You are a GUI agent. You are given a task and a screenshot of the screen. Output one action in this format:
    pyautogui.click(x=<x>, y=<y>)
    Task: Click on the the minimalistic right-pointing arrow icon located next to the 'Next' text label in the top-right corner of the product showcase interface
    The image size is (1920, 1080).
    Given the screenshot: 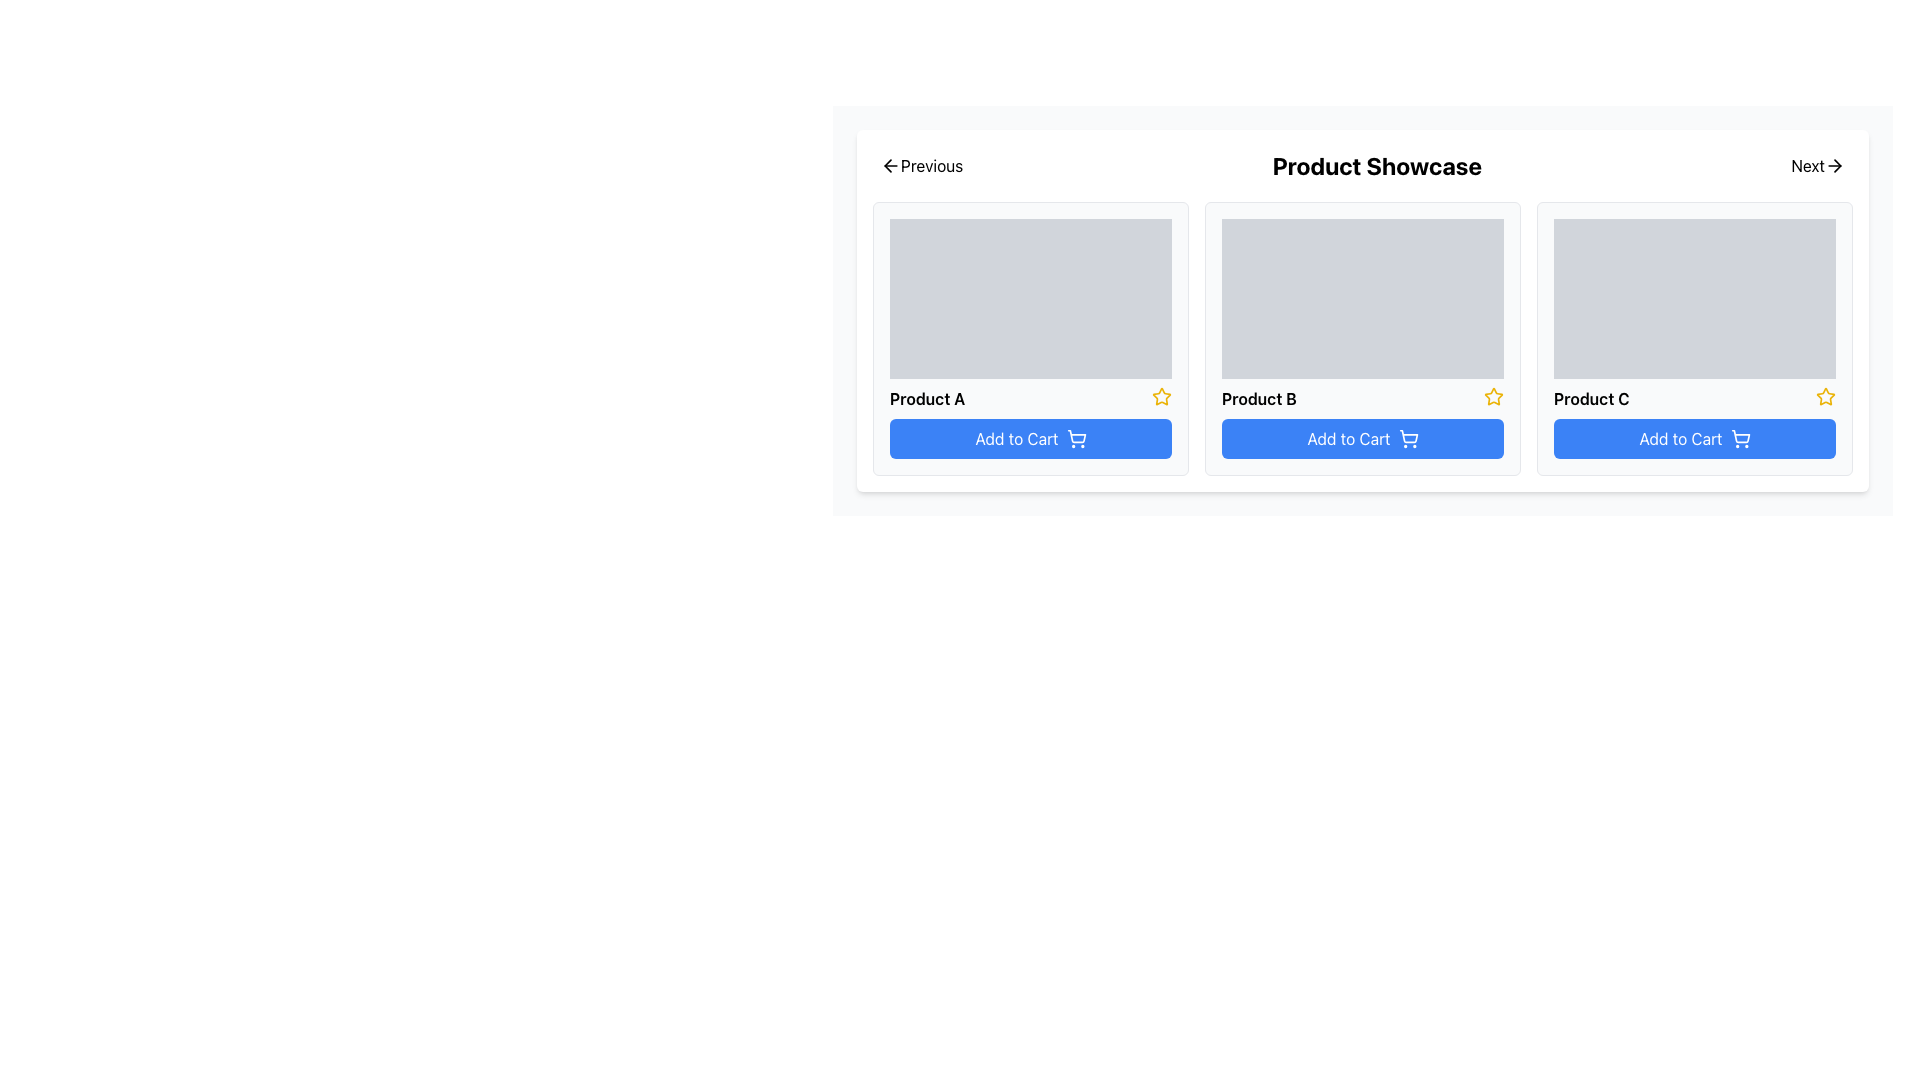 What is the action you would take?
    pyautogui.click(x=1834, y=164)
    